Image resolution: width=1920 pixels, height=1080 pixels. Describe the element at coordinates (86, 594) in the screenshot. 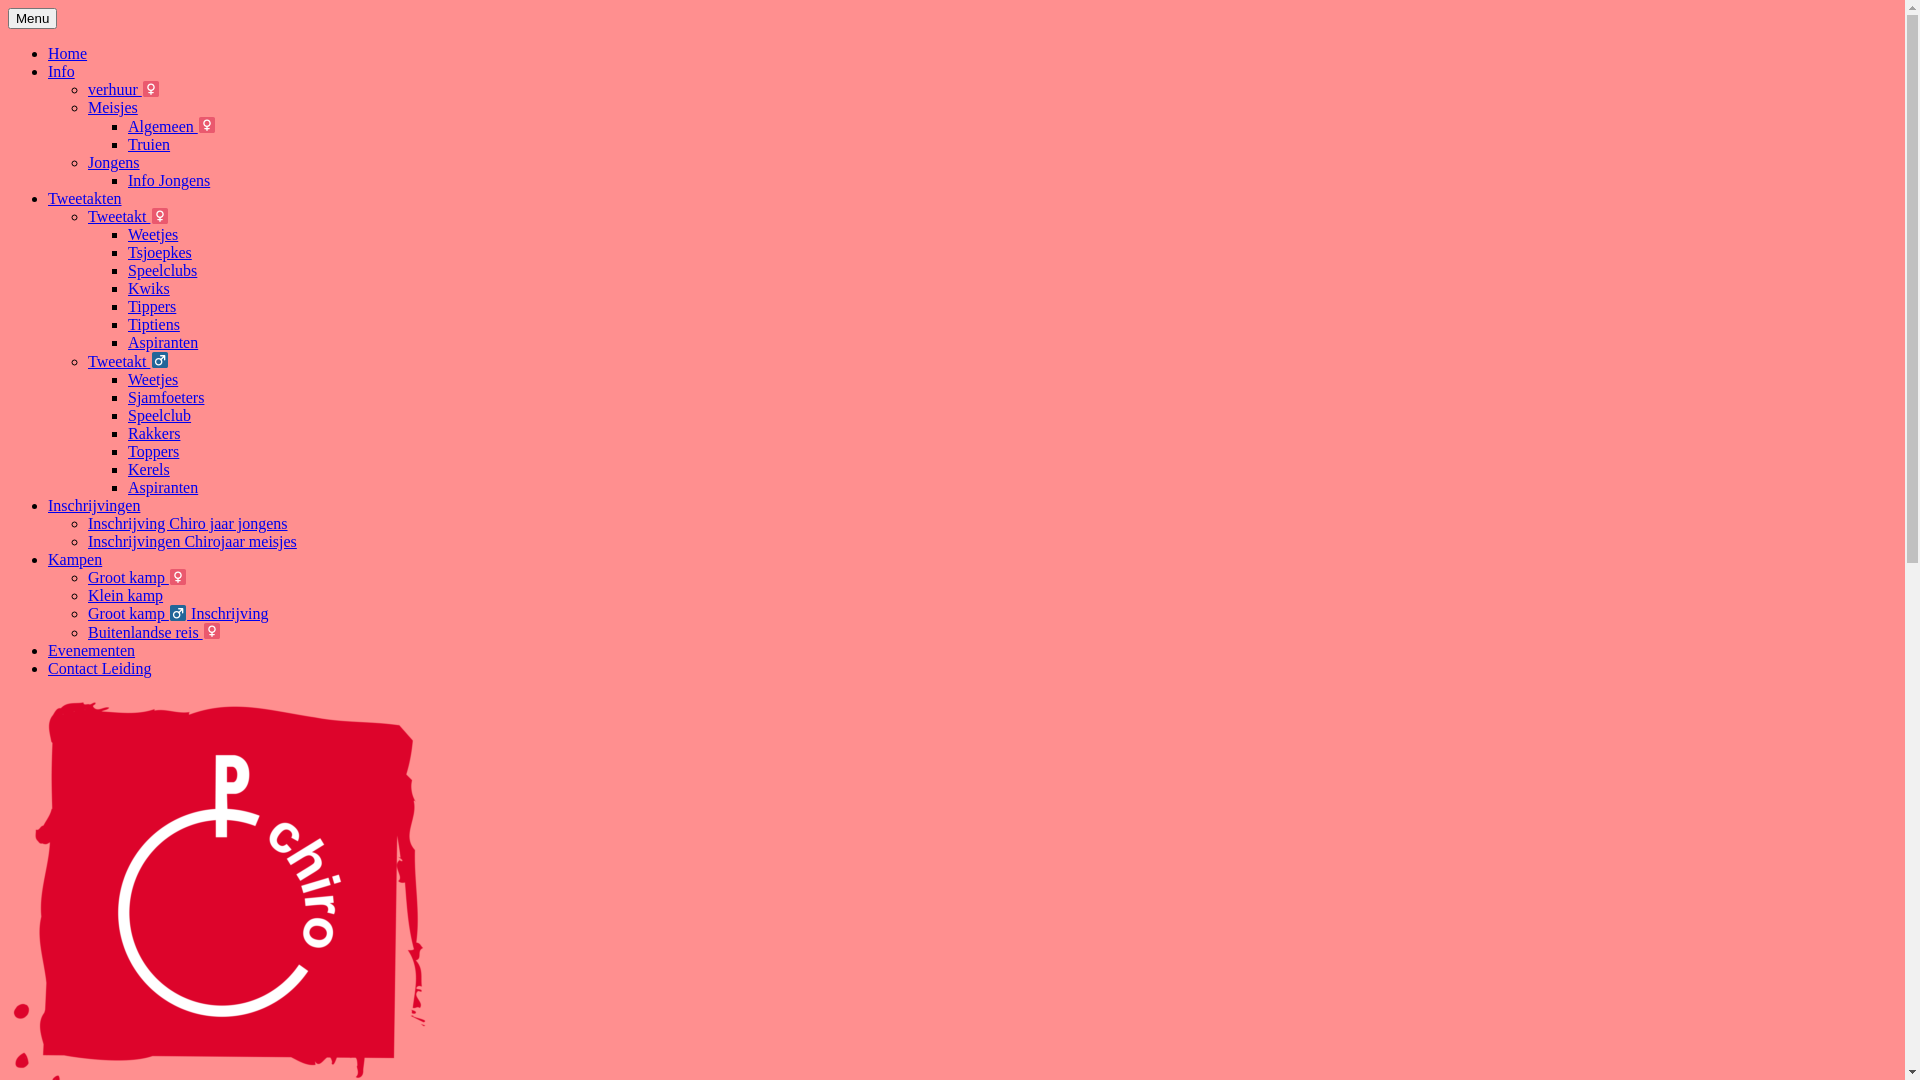

I see `'Klein kamp'` at that location.